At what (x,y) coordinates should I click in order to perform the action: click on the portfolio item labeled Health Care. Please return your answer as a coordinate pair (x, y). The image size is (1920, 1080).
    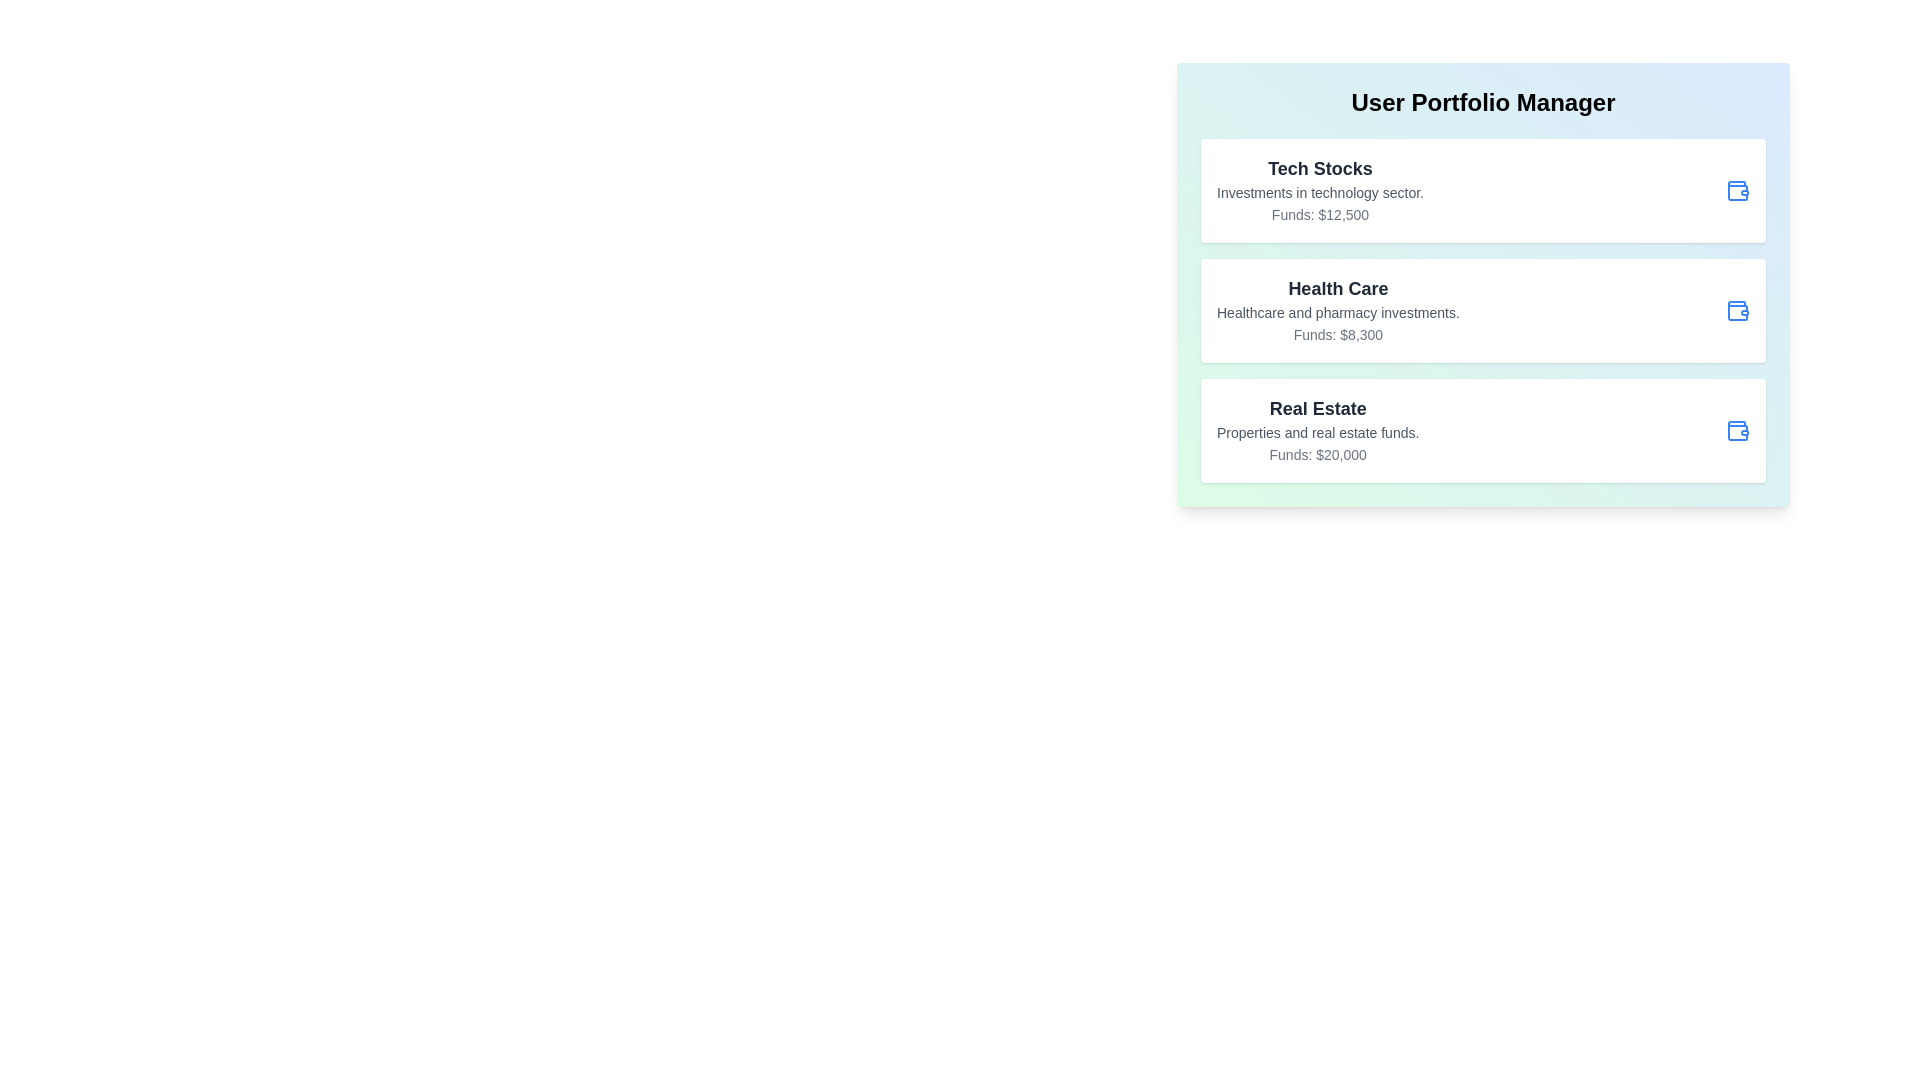
    Looking at the image, I should click on (1483, 311).